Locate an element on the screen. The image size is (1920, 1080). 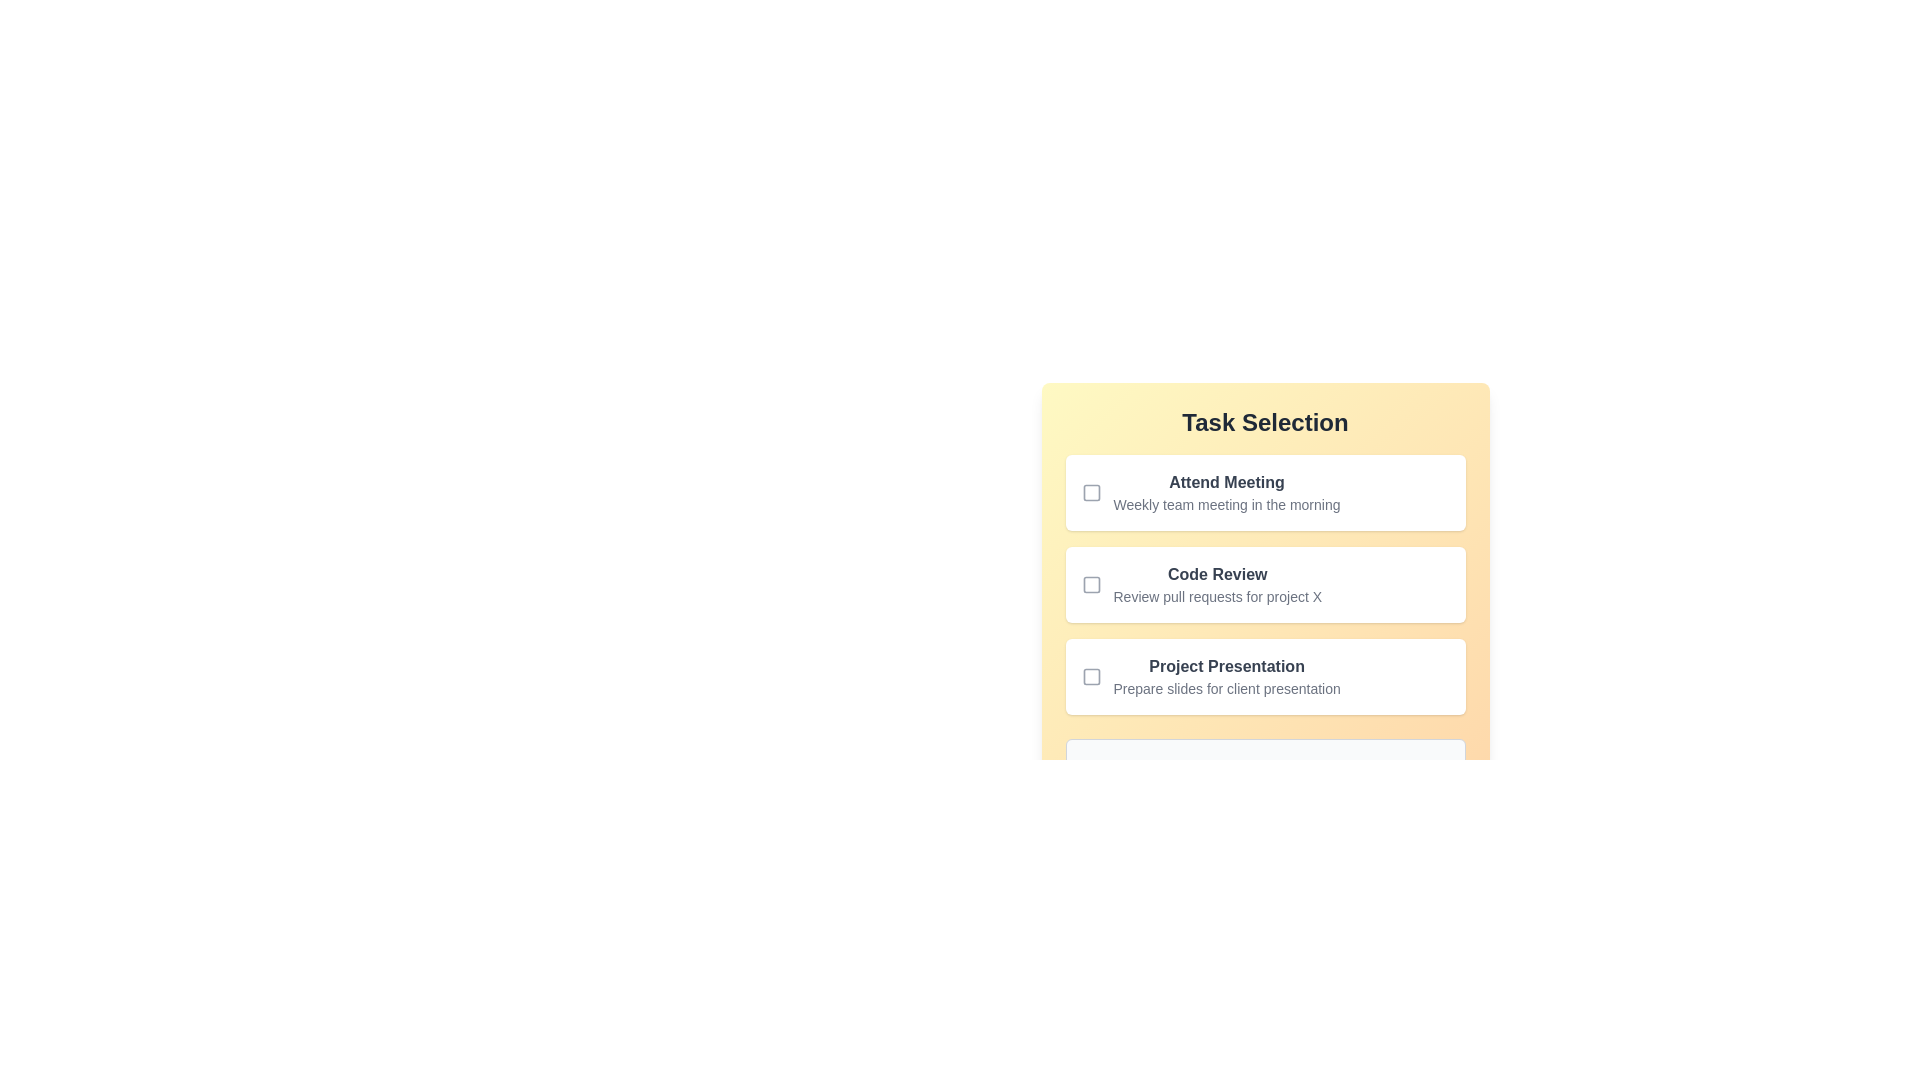
the checkbox for the 'Code Review' task is located at coordinates (1090, 585).